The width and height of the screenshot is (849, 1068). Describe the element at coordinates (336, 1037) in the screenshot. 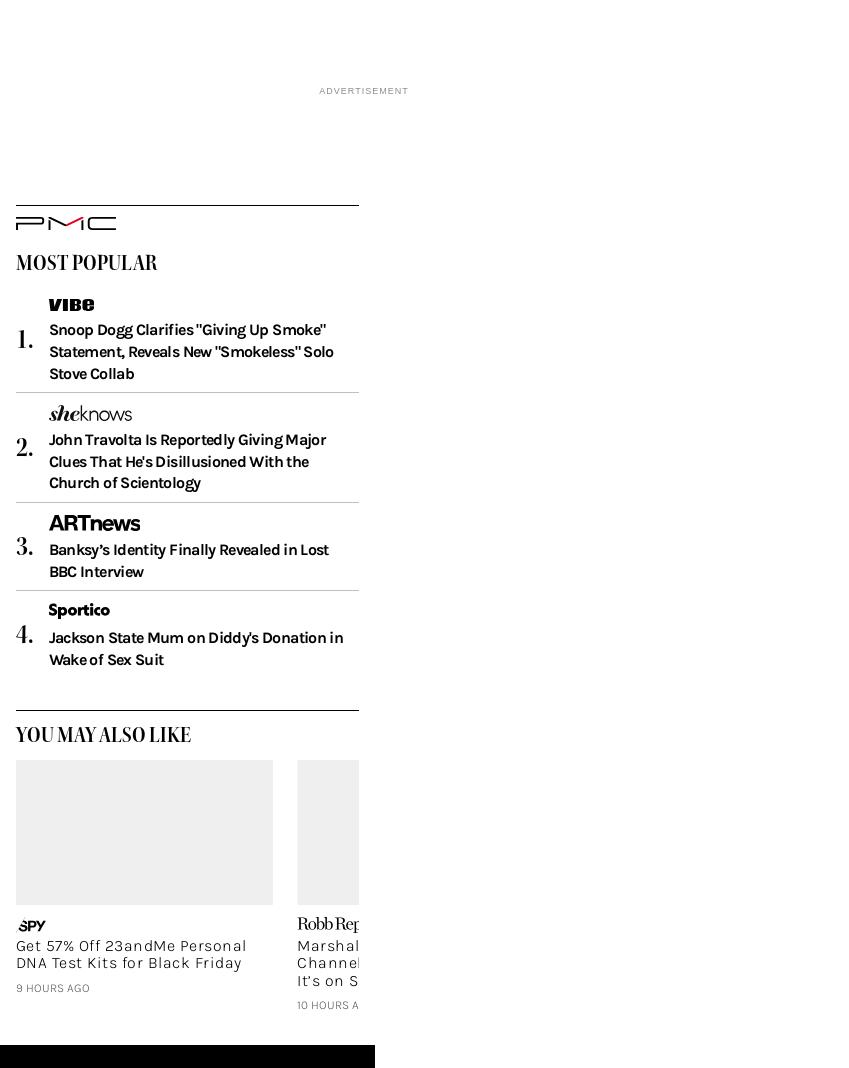

I see `'10 hours ago'` at that location.